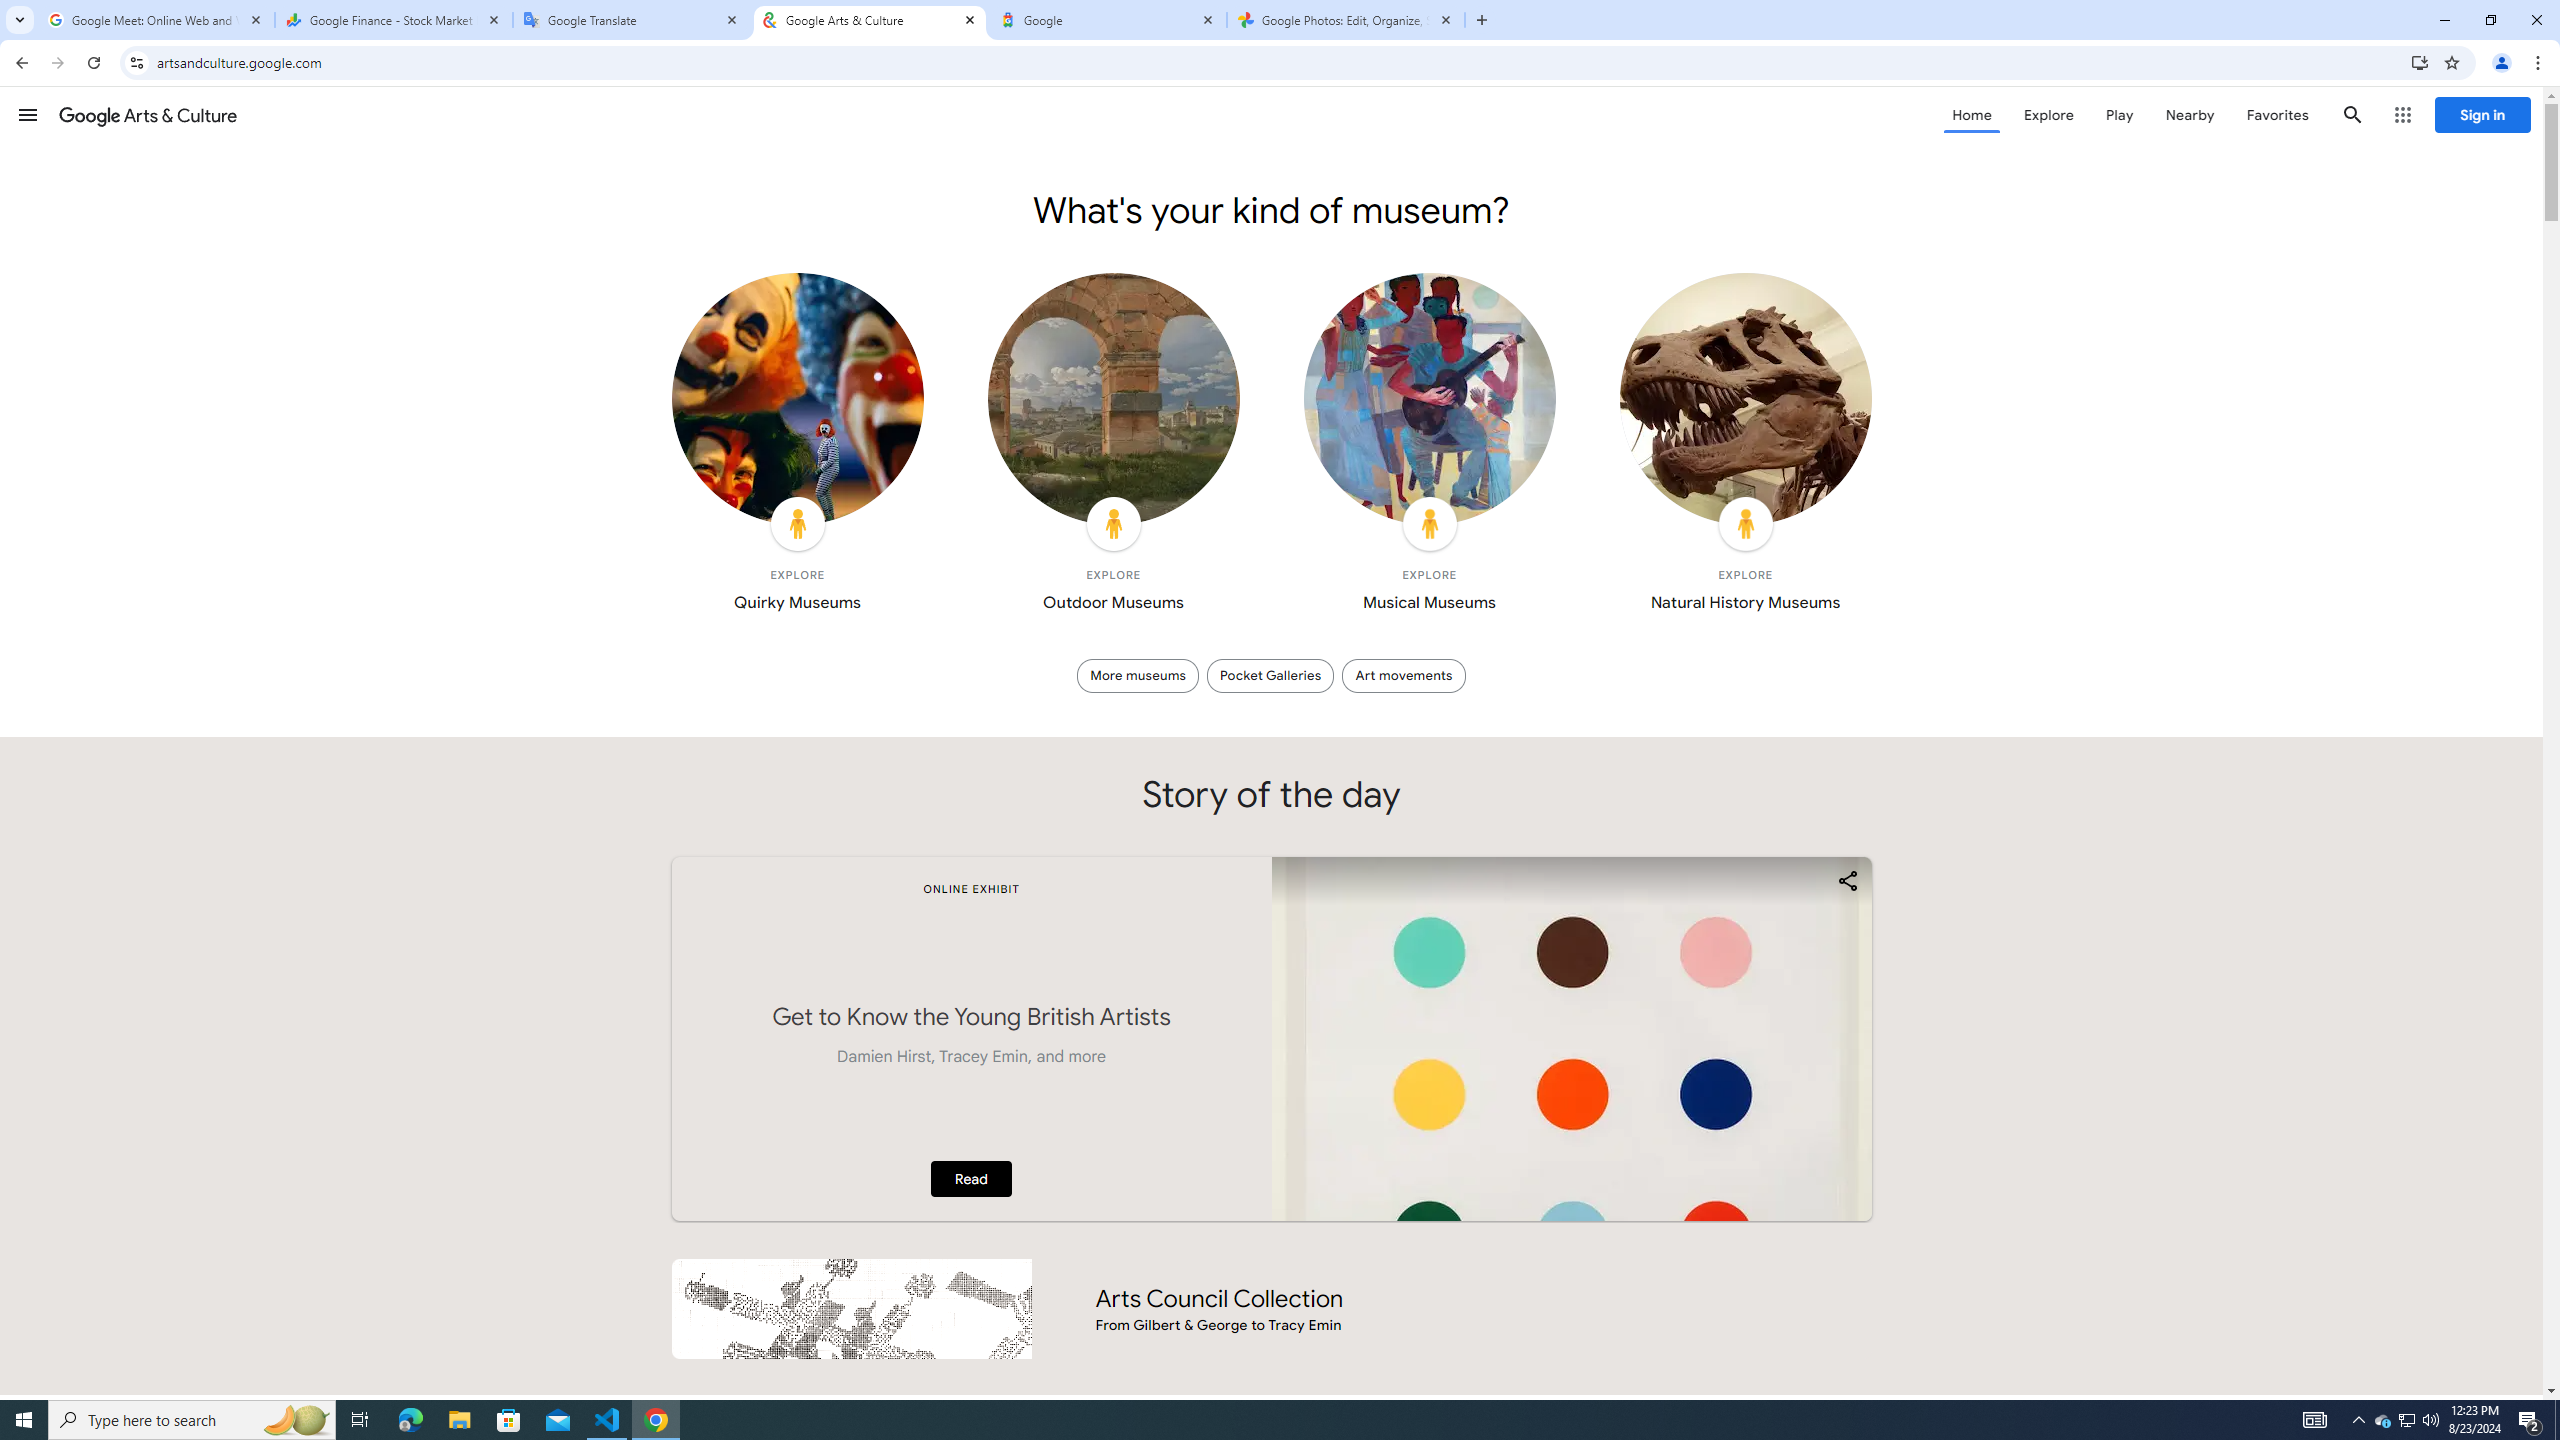 Image resolution: width=2560 pixels, height=1440 pixels. Describe the element at coordinates (869, 19) in the screenshot. I see `'Google Arts & Culture'` at that location.